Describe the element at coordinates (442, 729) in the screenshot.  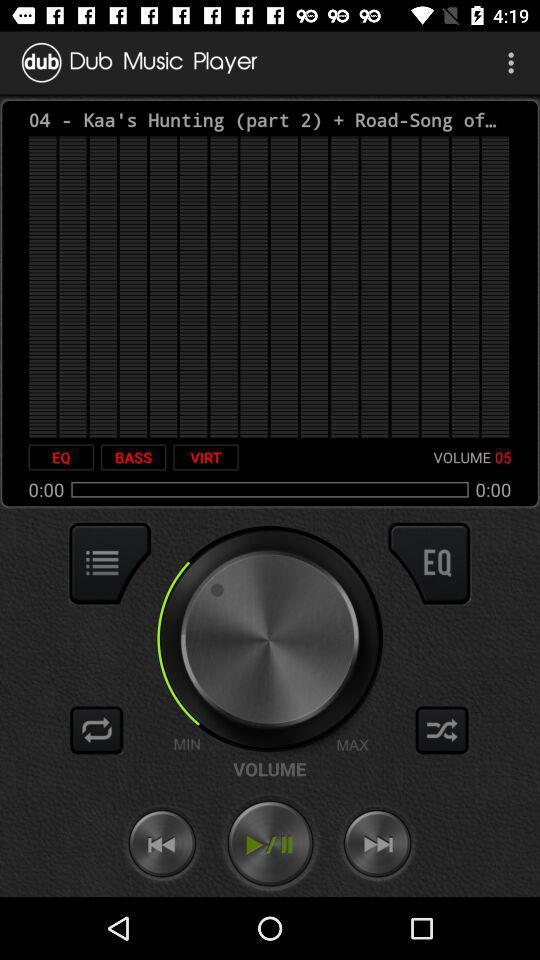
I see `share` at that location.